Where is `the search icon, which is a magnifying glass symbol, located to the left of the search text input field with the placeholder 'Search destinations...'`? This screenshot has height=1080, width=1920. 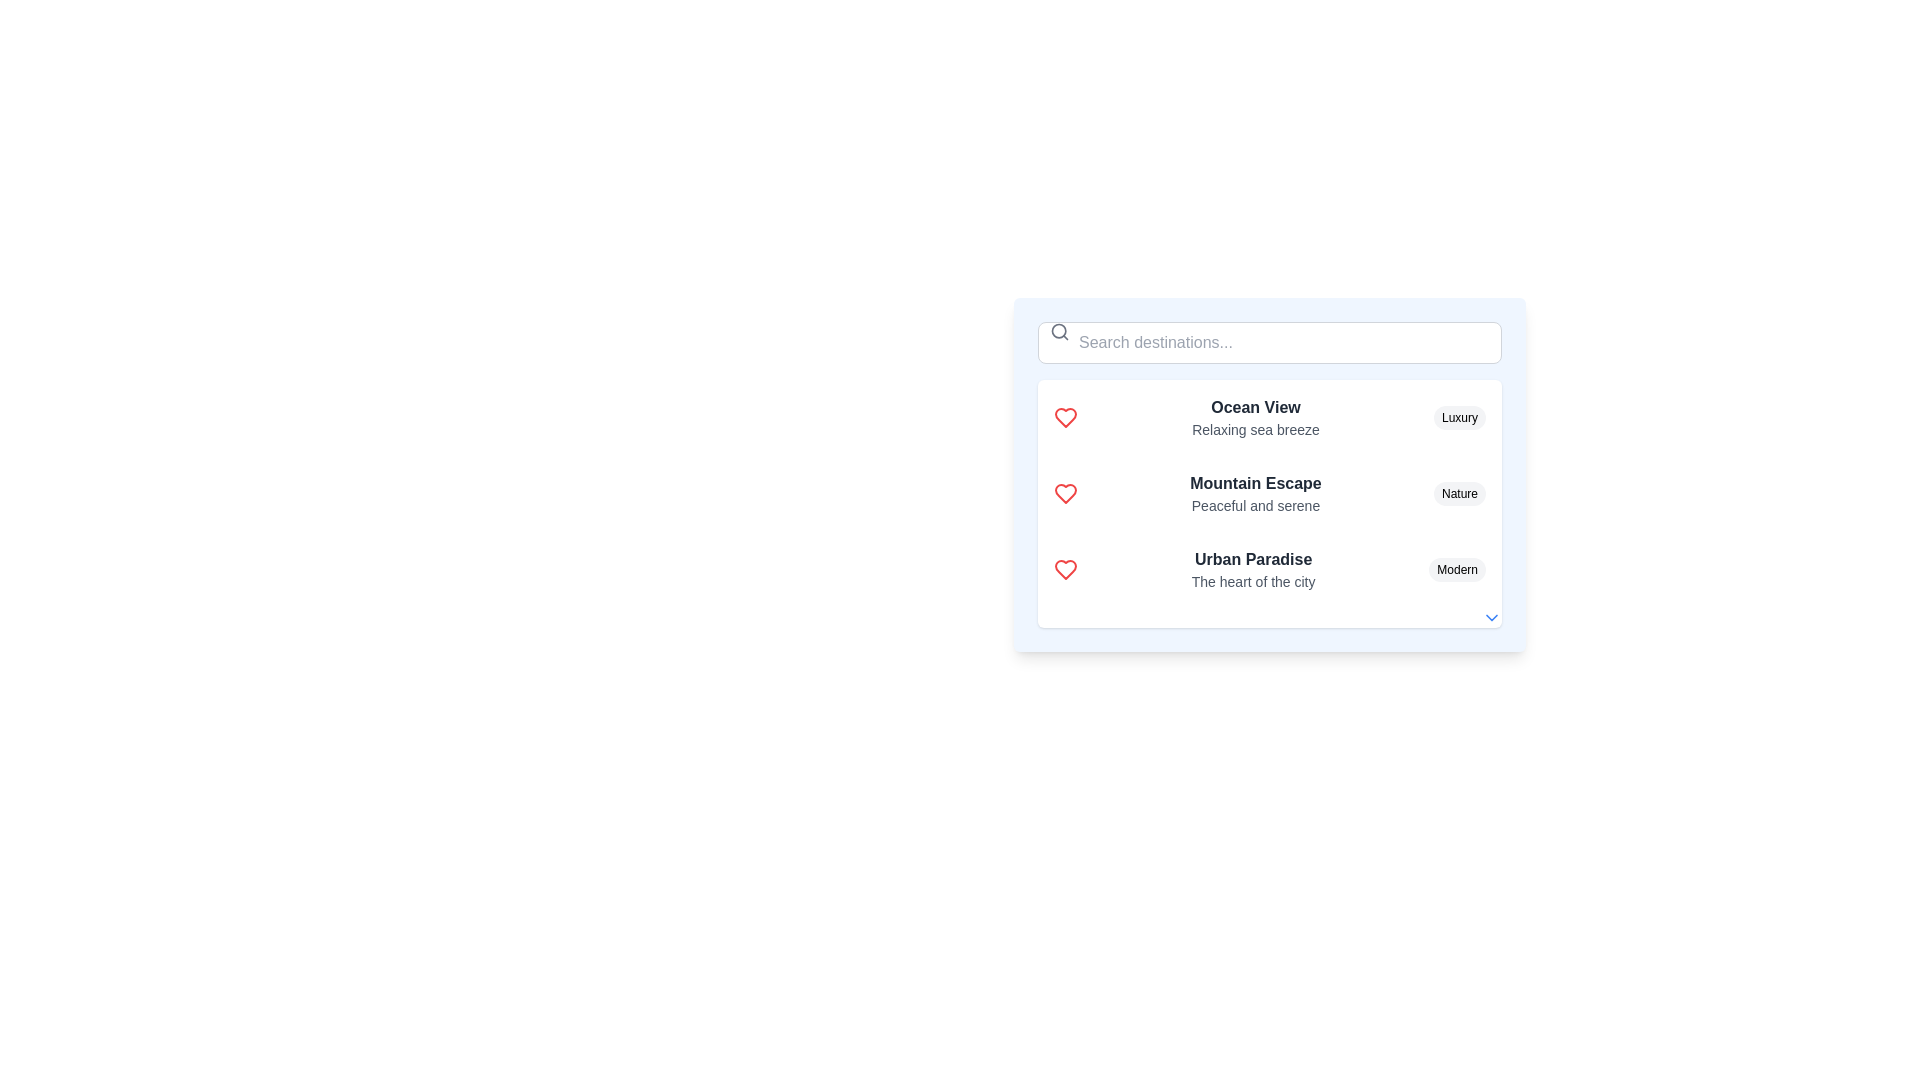
the search icon, which is a magnifying glass symbol, located to the left of the search text input field with the placeholder 'Search destinations...' is located at coordinates (1059, 330).